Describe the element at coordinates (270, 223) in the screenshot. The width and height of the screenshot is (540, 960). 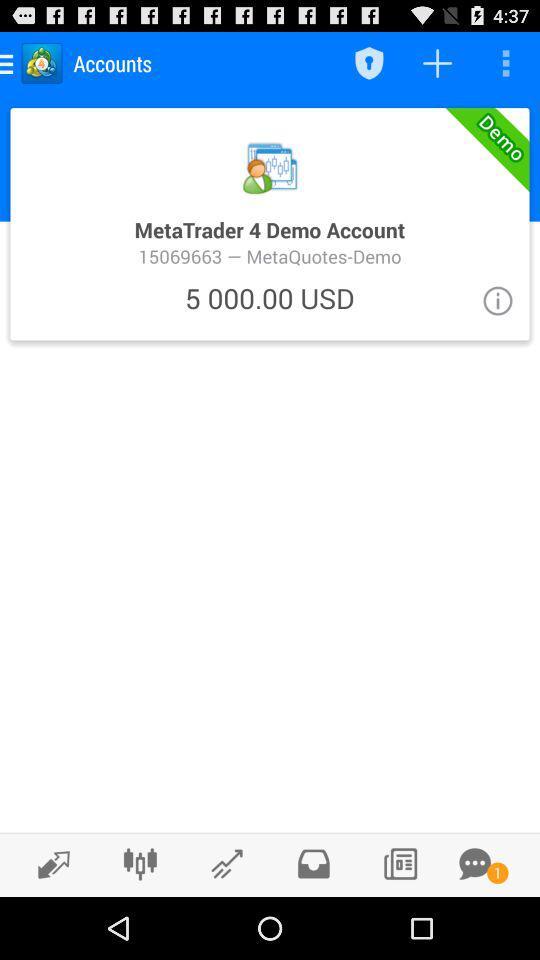
I see `demo funds` at that location.